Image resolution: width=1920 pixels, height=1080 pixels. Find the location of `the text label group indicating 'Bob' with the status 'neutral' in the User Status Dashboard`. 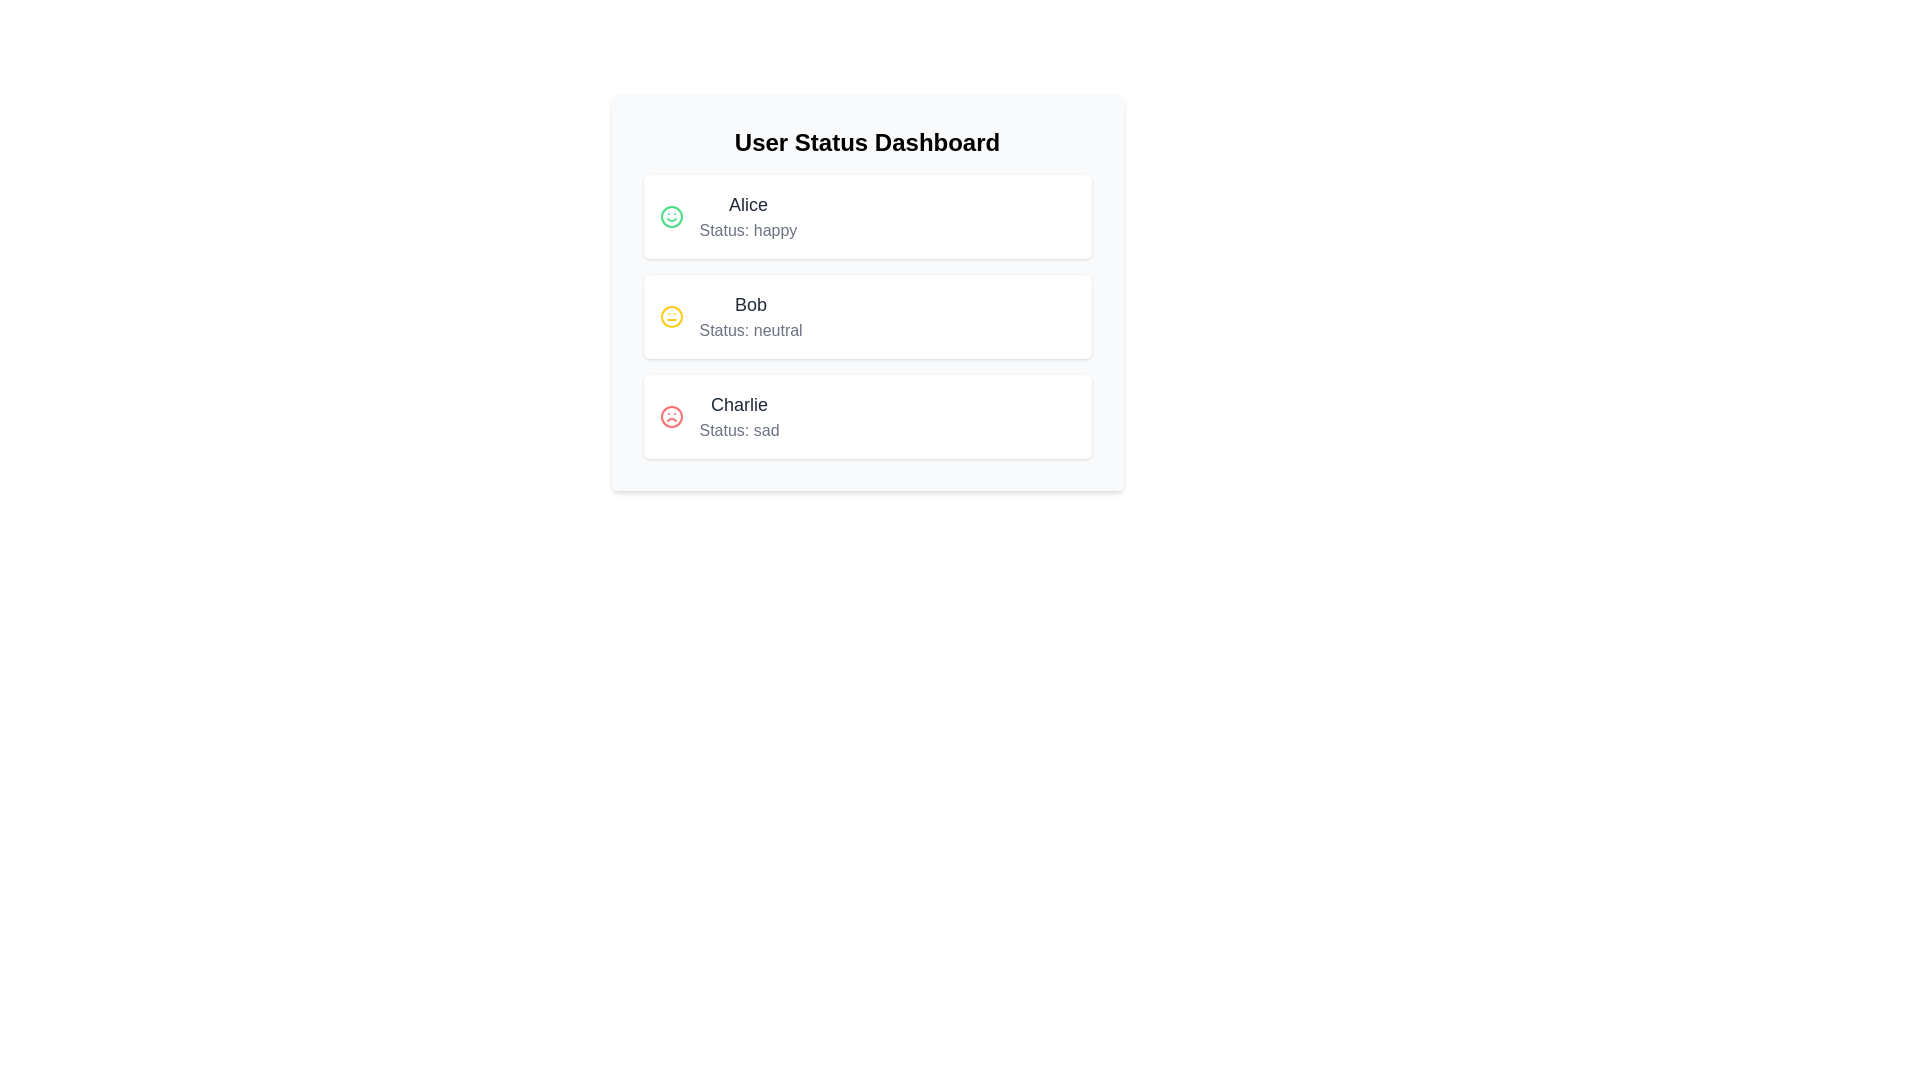

the text label group indicating 'Bob' with the status 'neutral' in the User Status Dashboard is located at coordinates (750, 315).